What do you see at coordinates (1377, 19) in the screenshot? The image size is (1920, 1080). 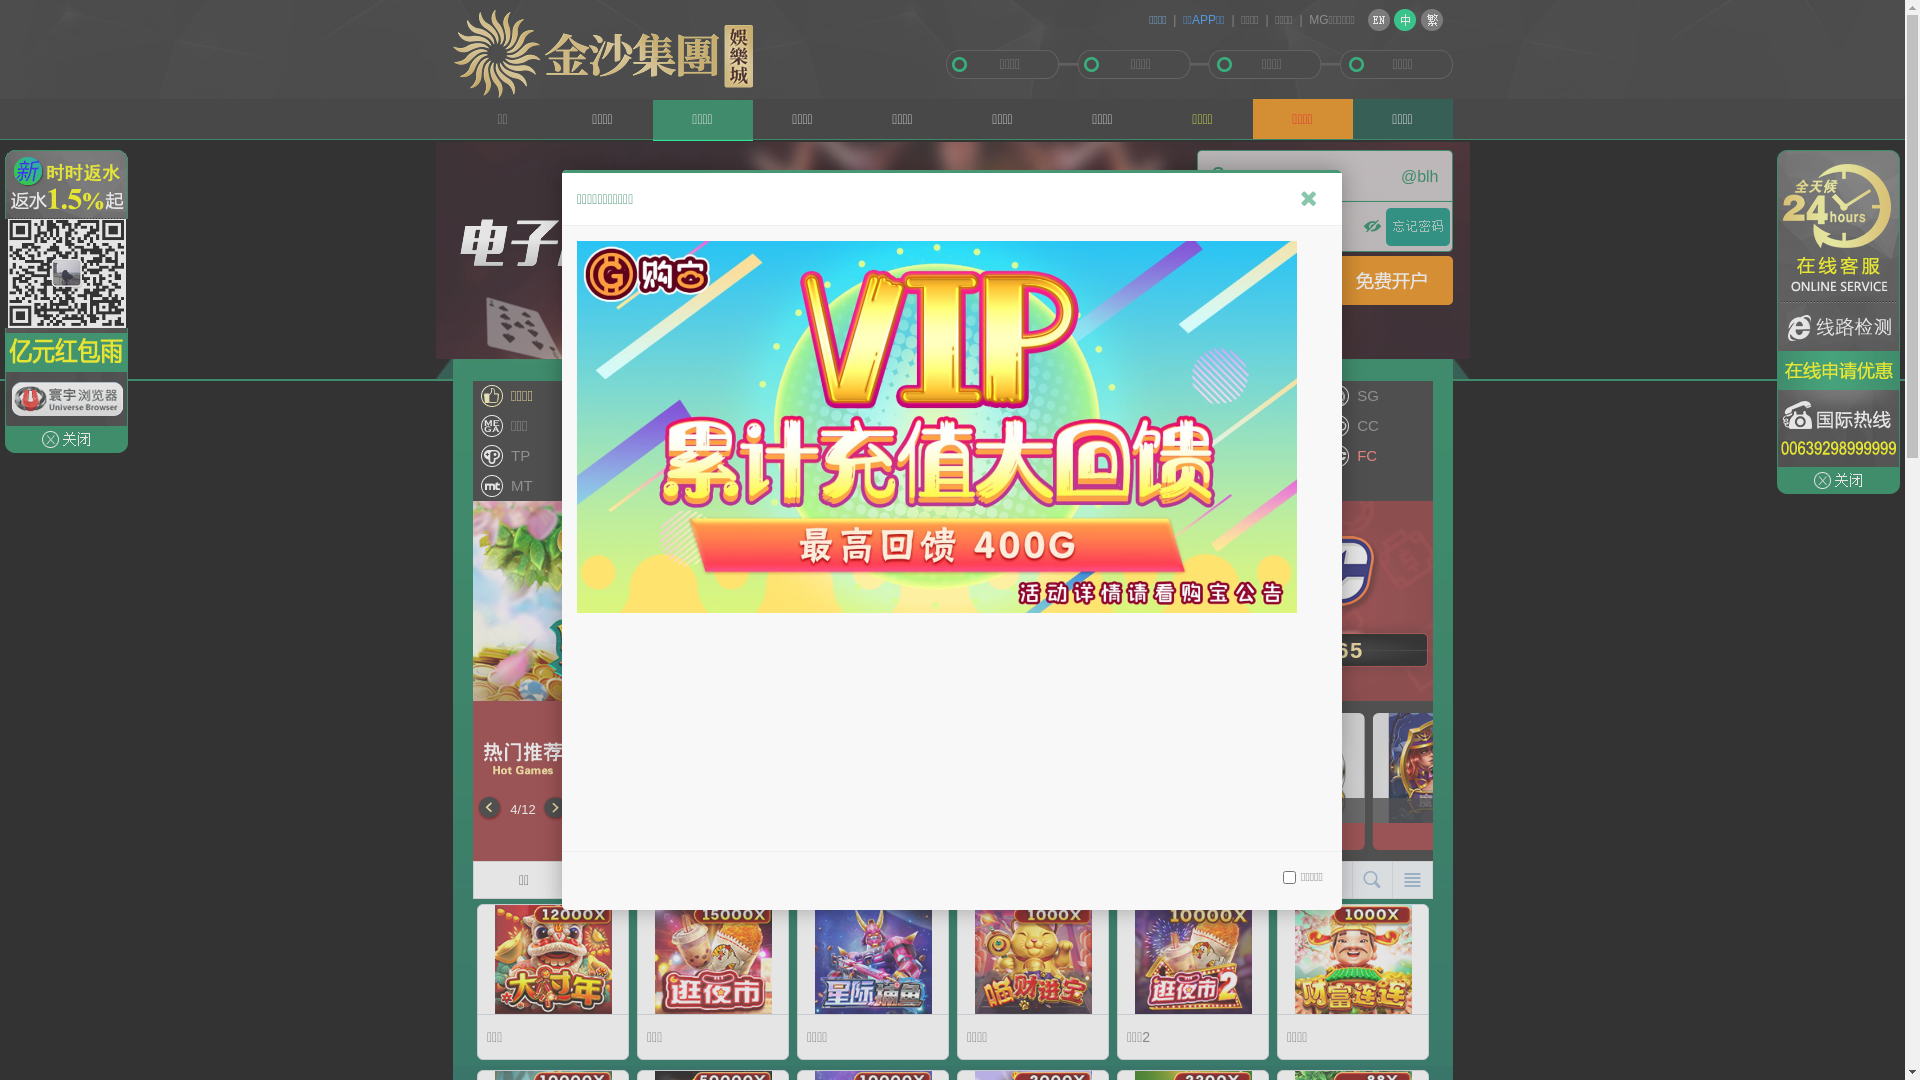 I see `'English'` at bounding box center [1377, 19].